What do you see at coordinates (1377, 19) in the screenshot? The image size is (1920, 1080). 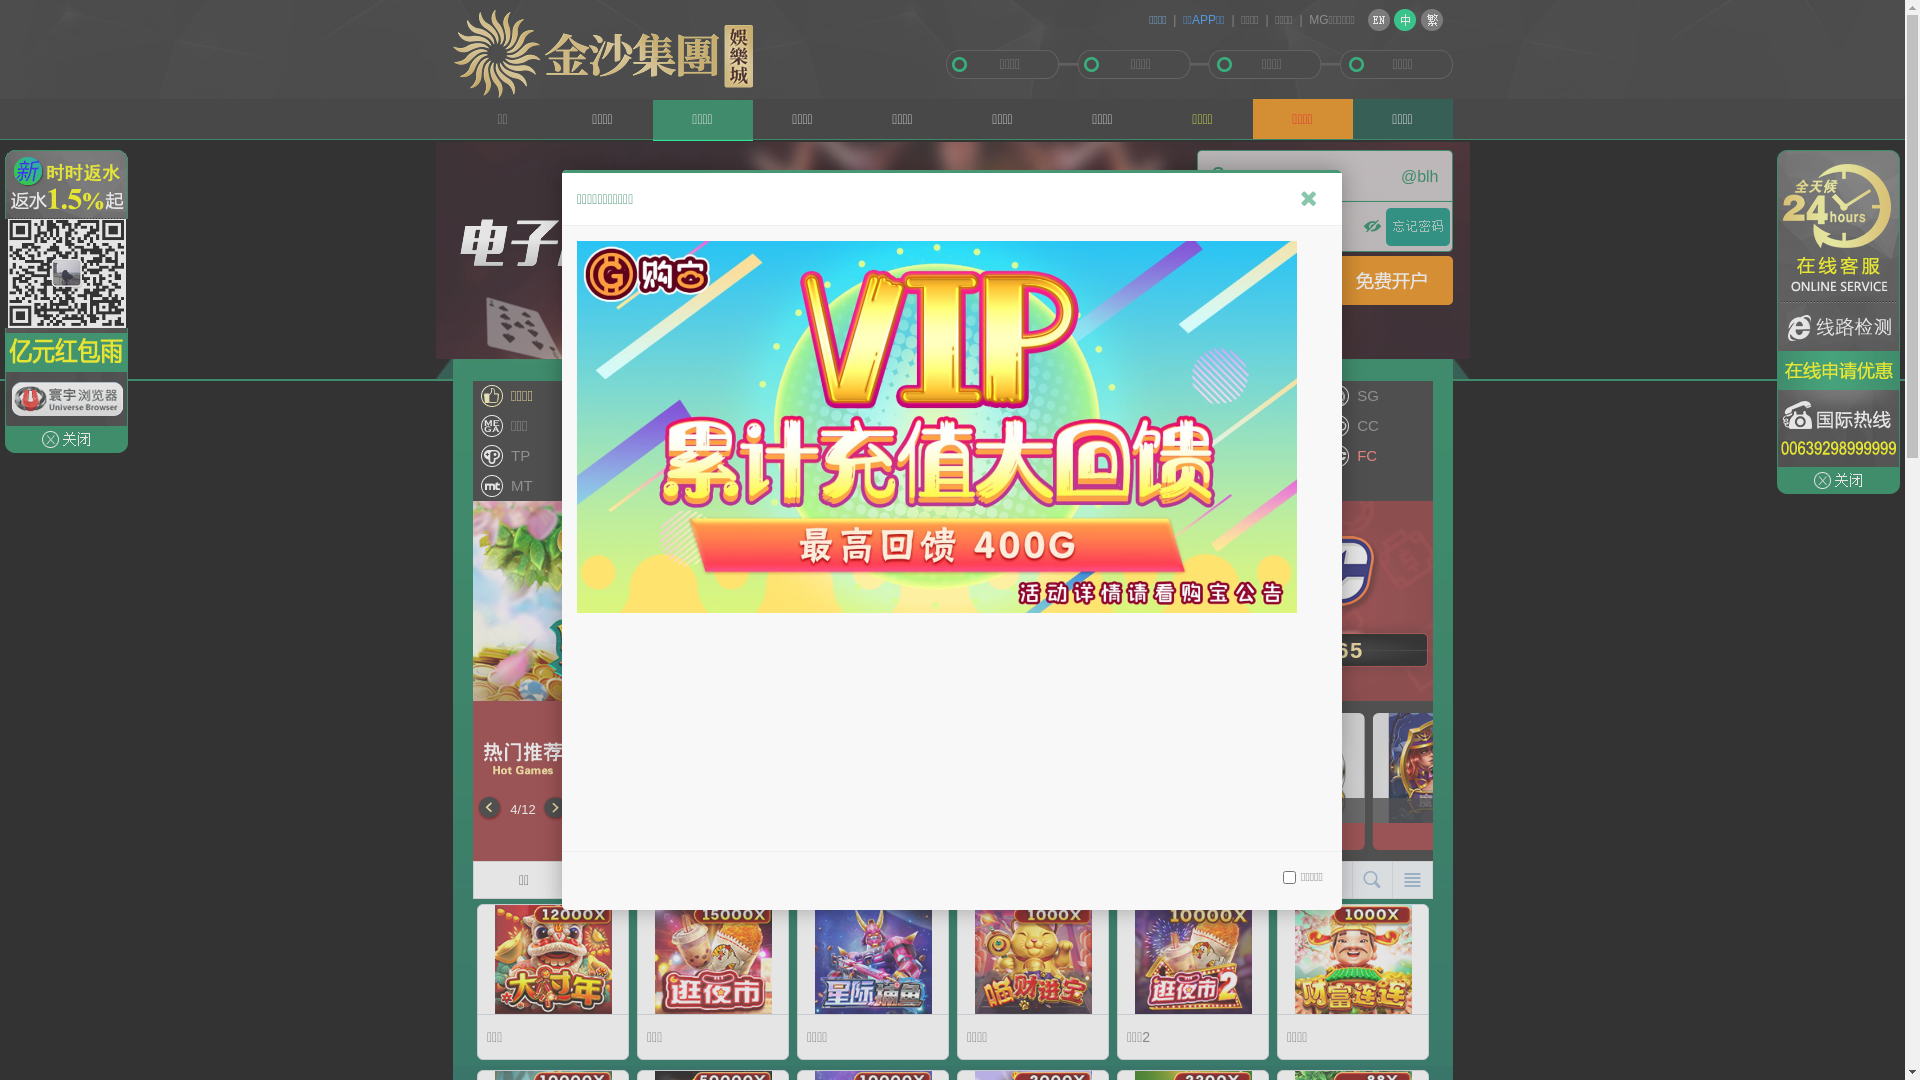 I see `'English'` at bounding box center [1377, 19].